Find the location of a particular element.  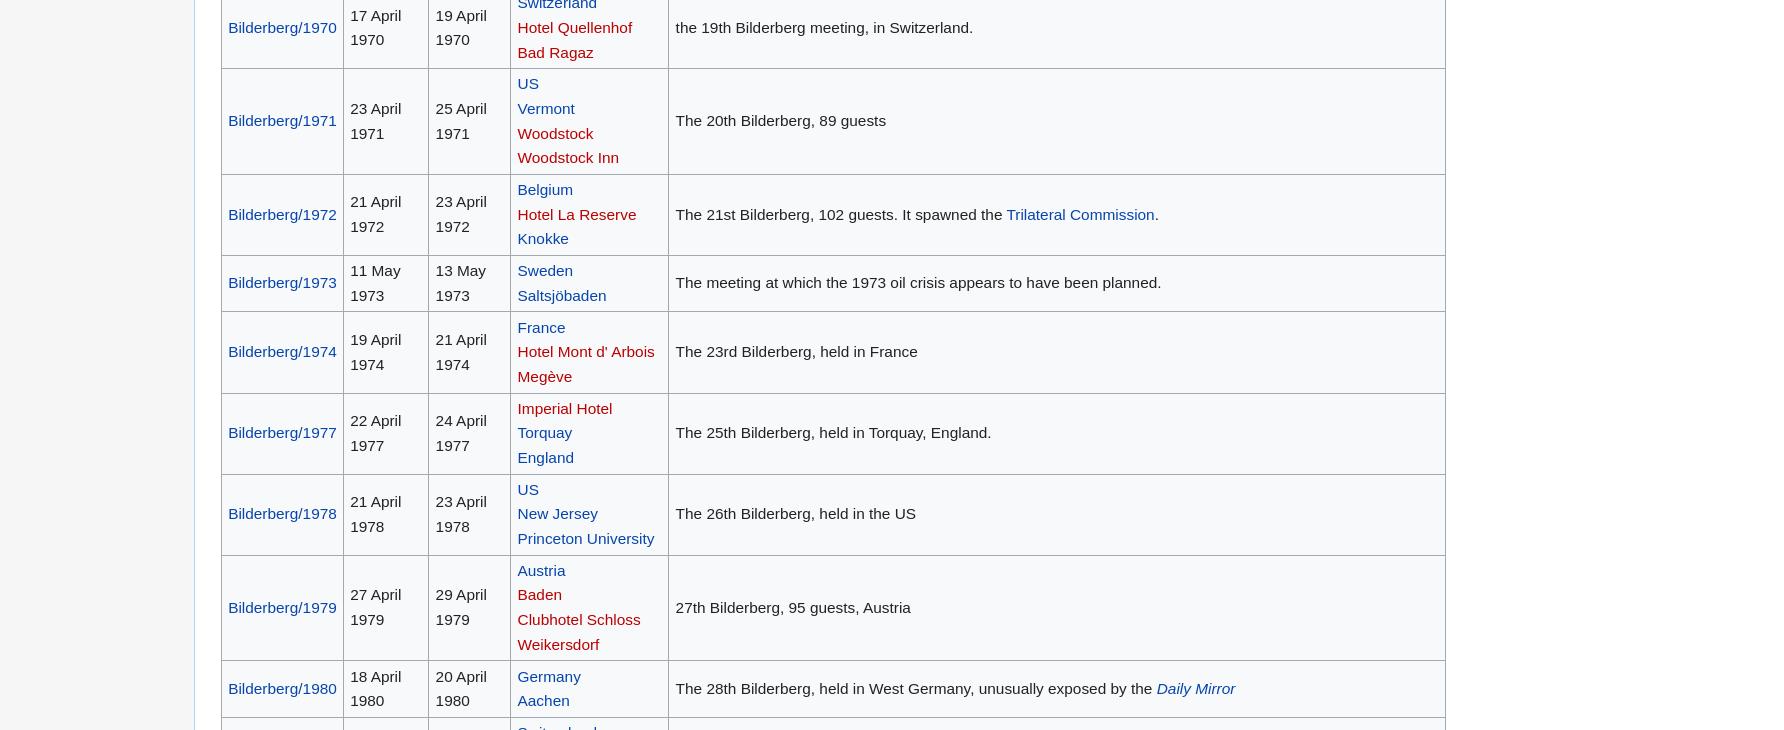

'The 26th Bilderberg, held in the US' is located at coordinates (794, 512).